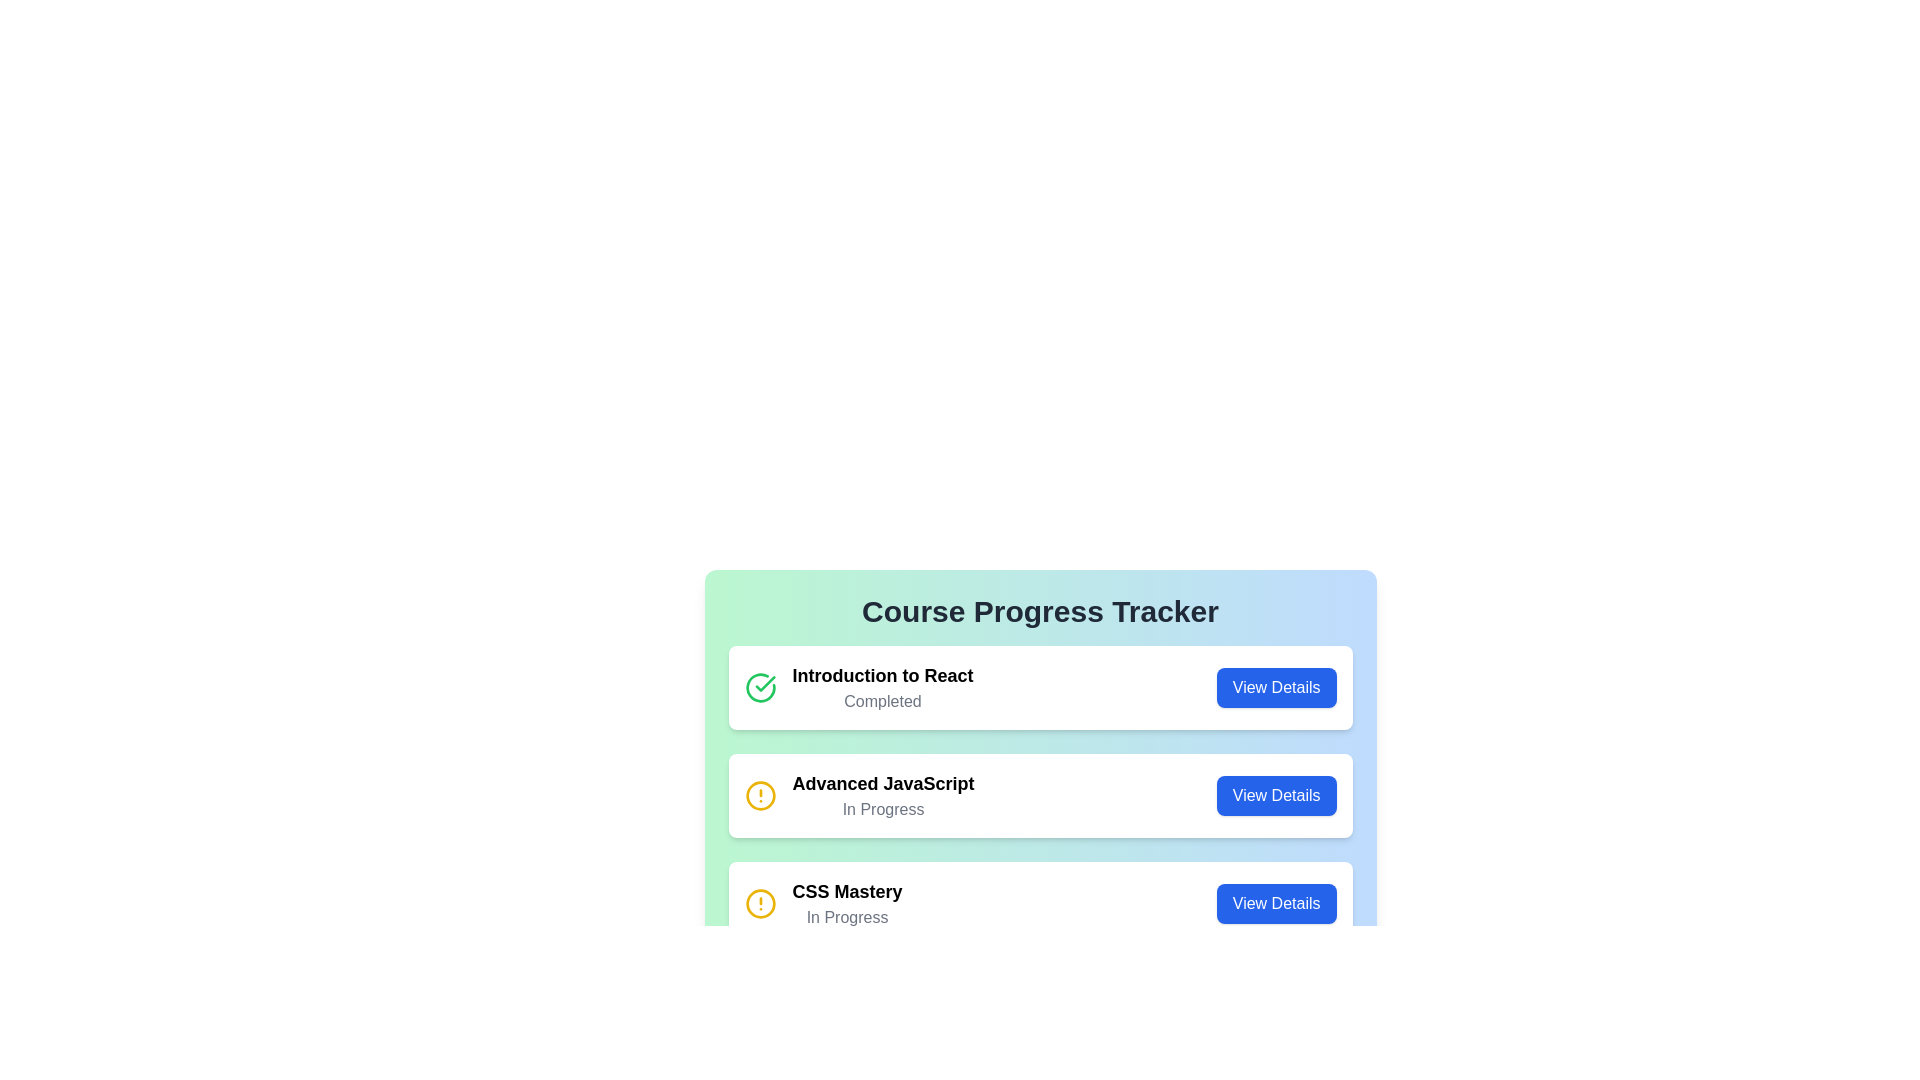 The image size is (1920, 1080). What do you see at coordinates (847, 918) in the screenshot?
I see `text label that displays 'In Progress' located below the course title 'CSS Mastery' in the 'Course Progress Tracker' list` at bounding box center [847, 918].